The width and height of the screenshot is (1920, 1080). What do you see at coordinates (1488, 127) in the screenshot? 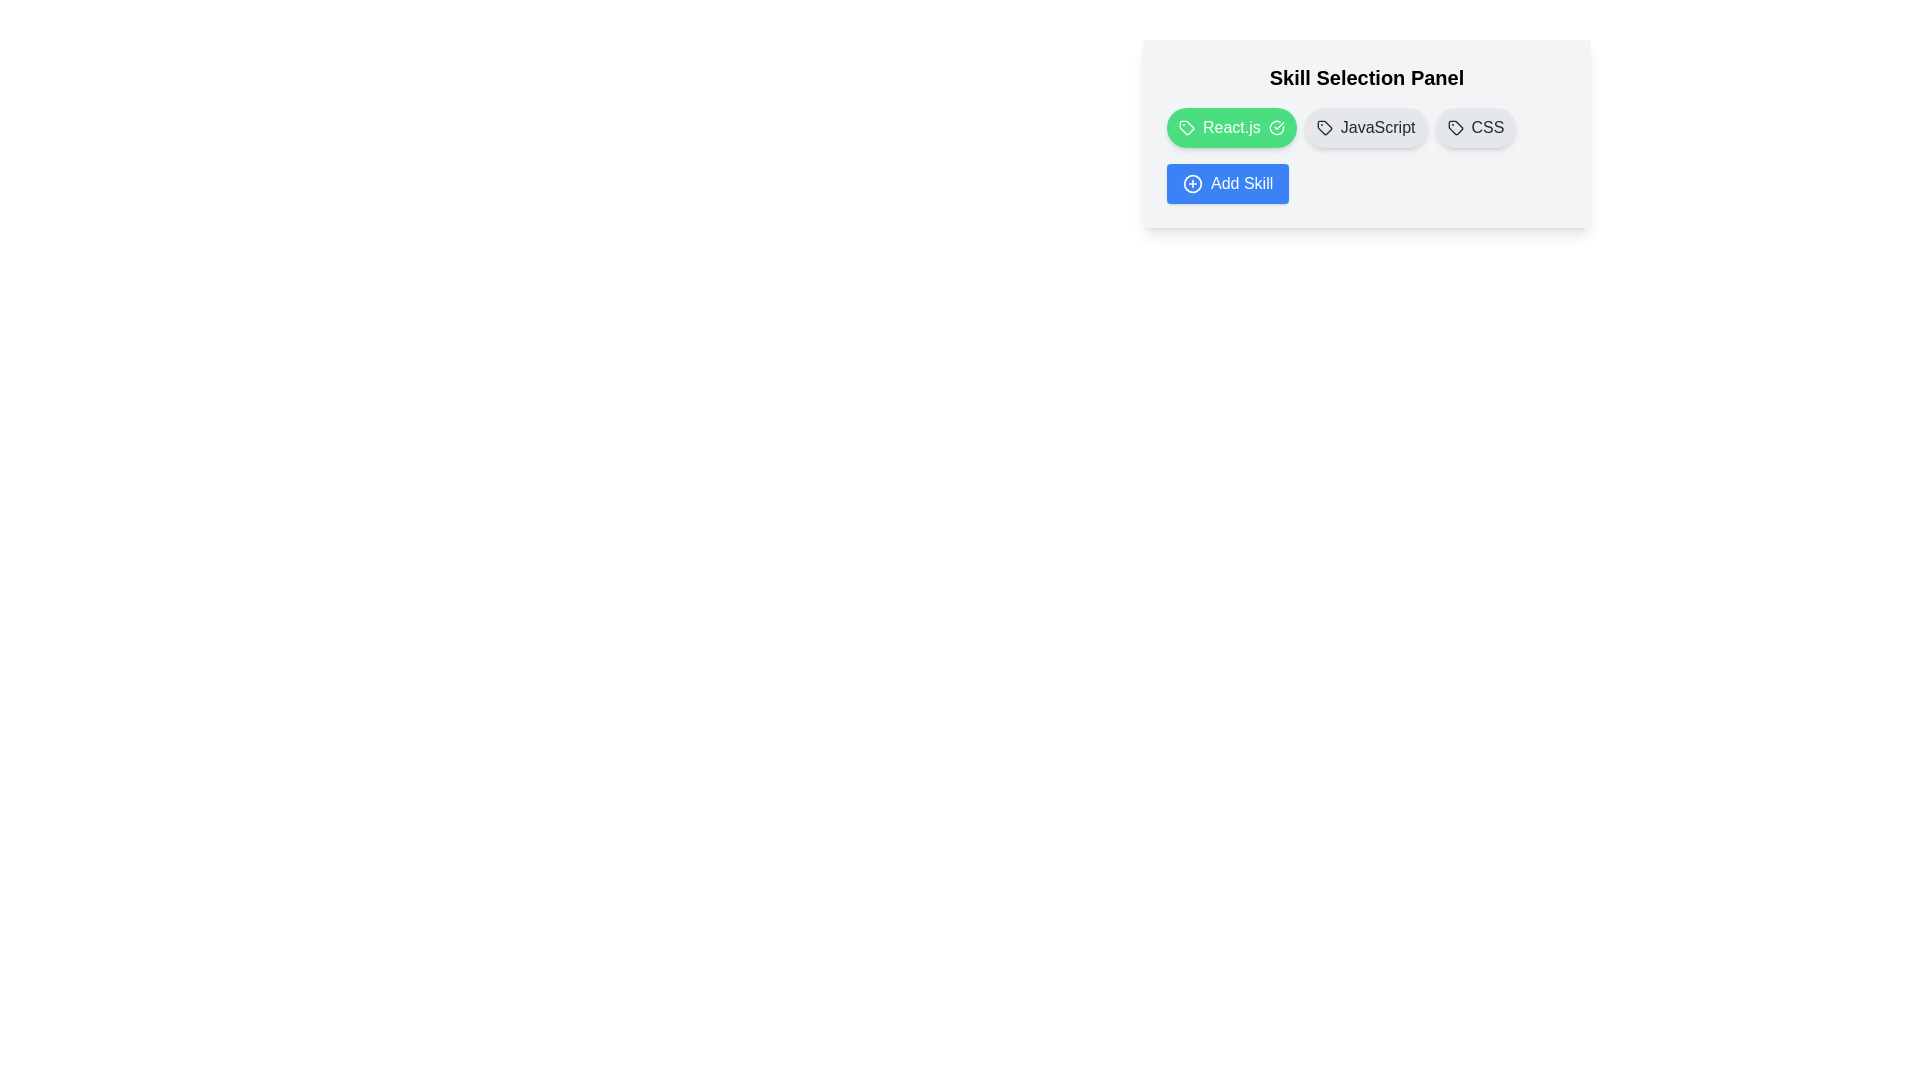
I see `the 'CSS' skill label in the skill selection interface, which is the last tag in the row of skills at the top-right section` at bounding box center [1488, 127].